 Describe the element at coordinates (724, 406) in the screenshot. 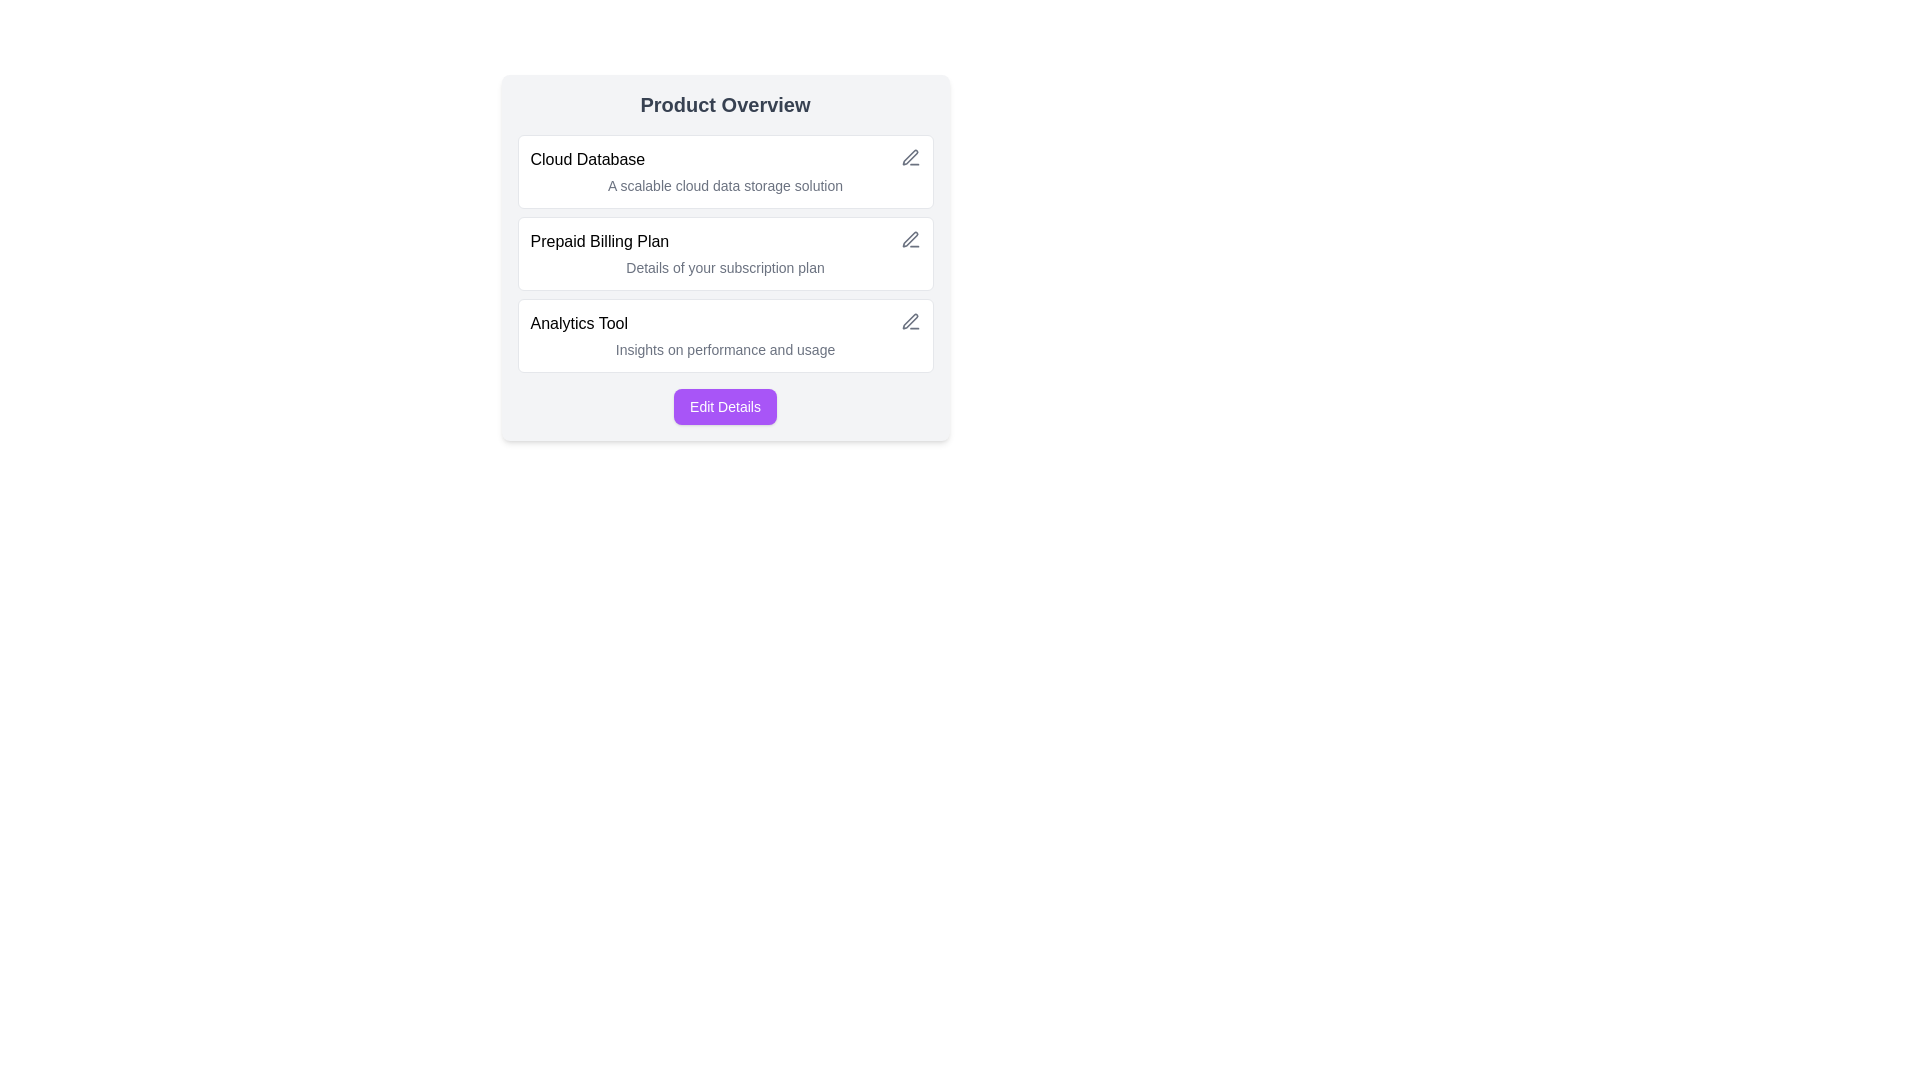

I see `the centrally positioned edit button at the bottom of the card to initiate the editing action` at that location.